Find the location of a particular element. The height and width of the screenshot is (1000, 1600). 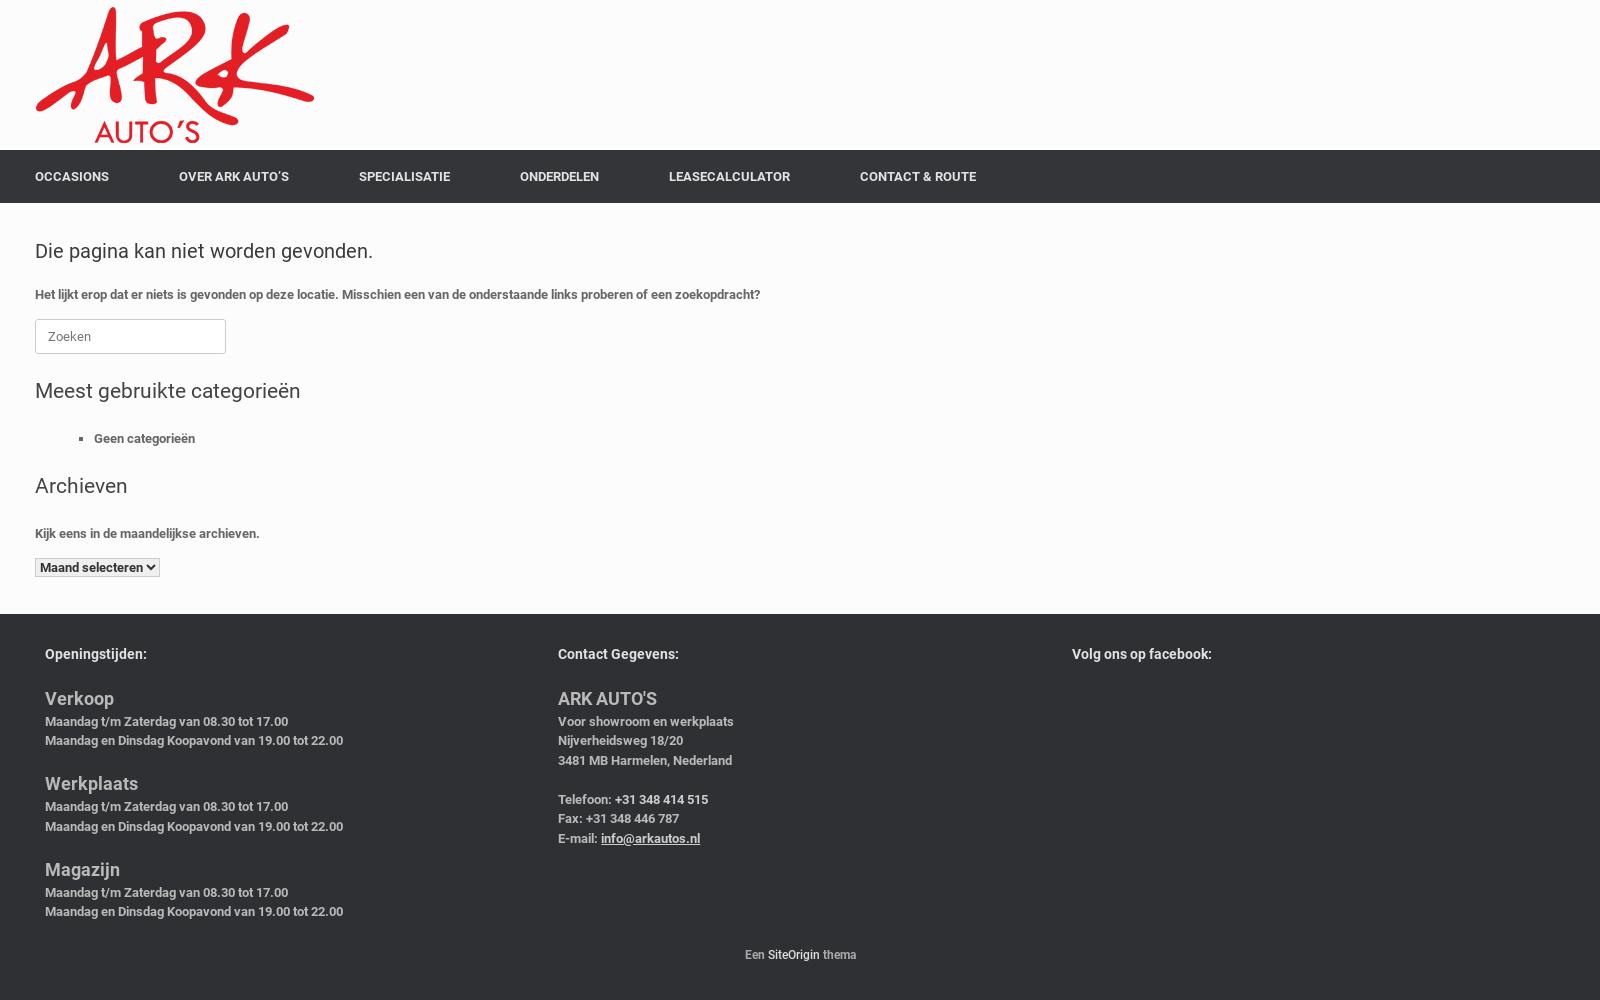

'Meest gebruikte categorieën' is located at coordinates (34, 390).